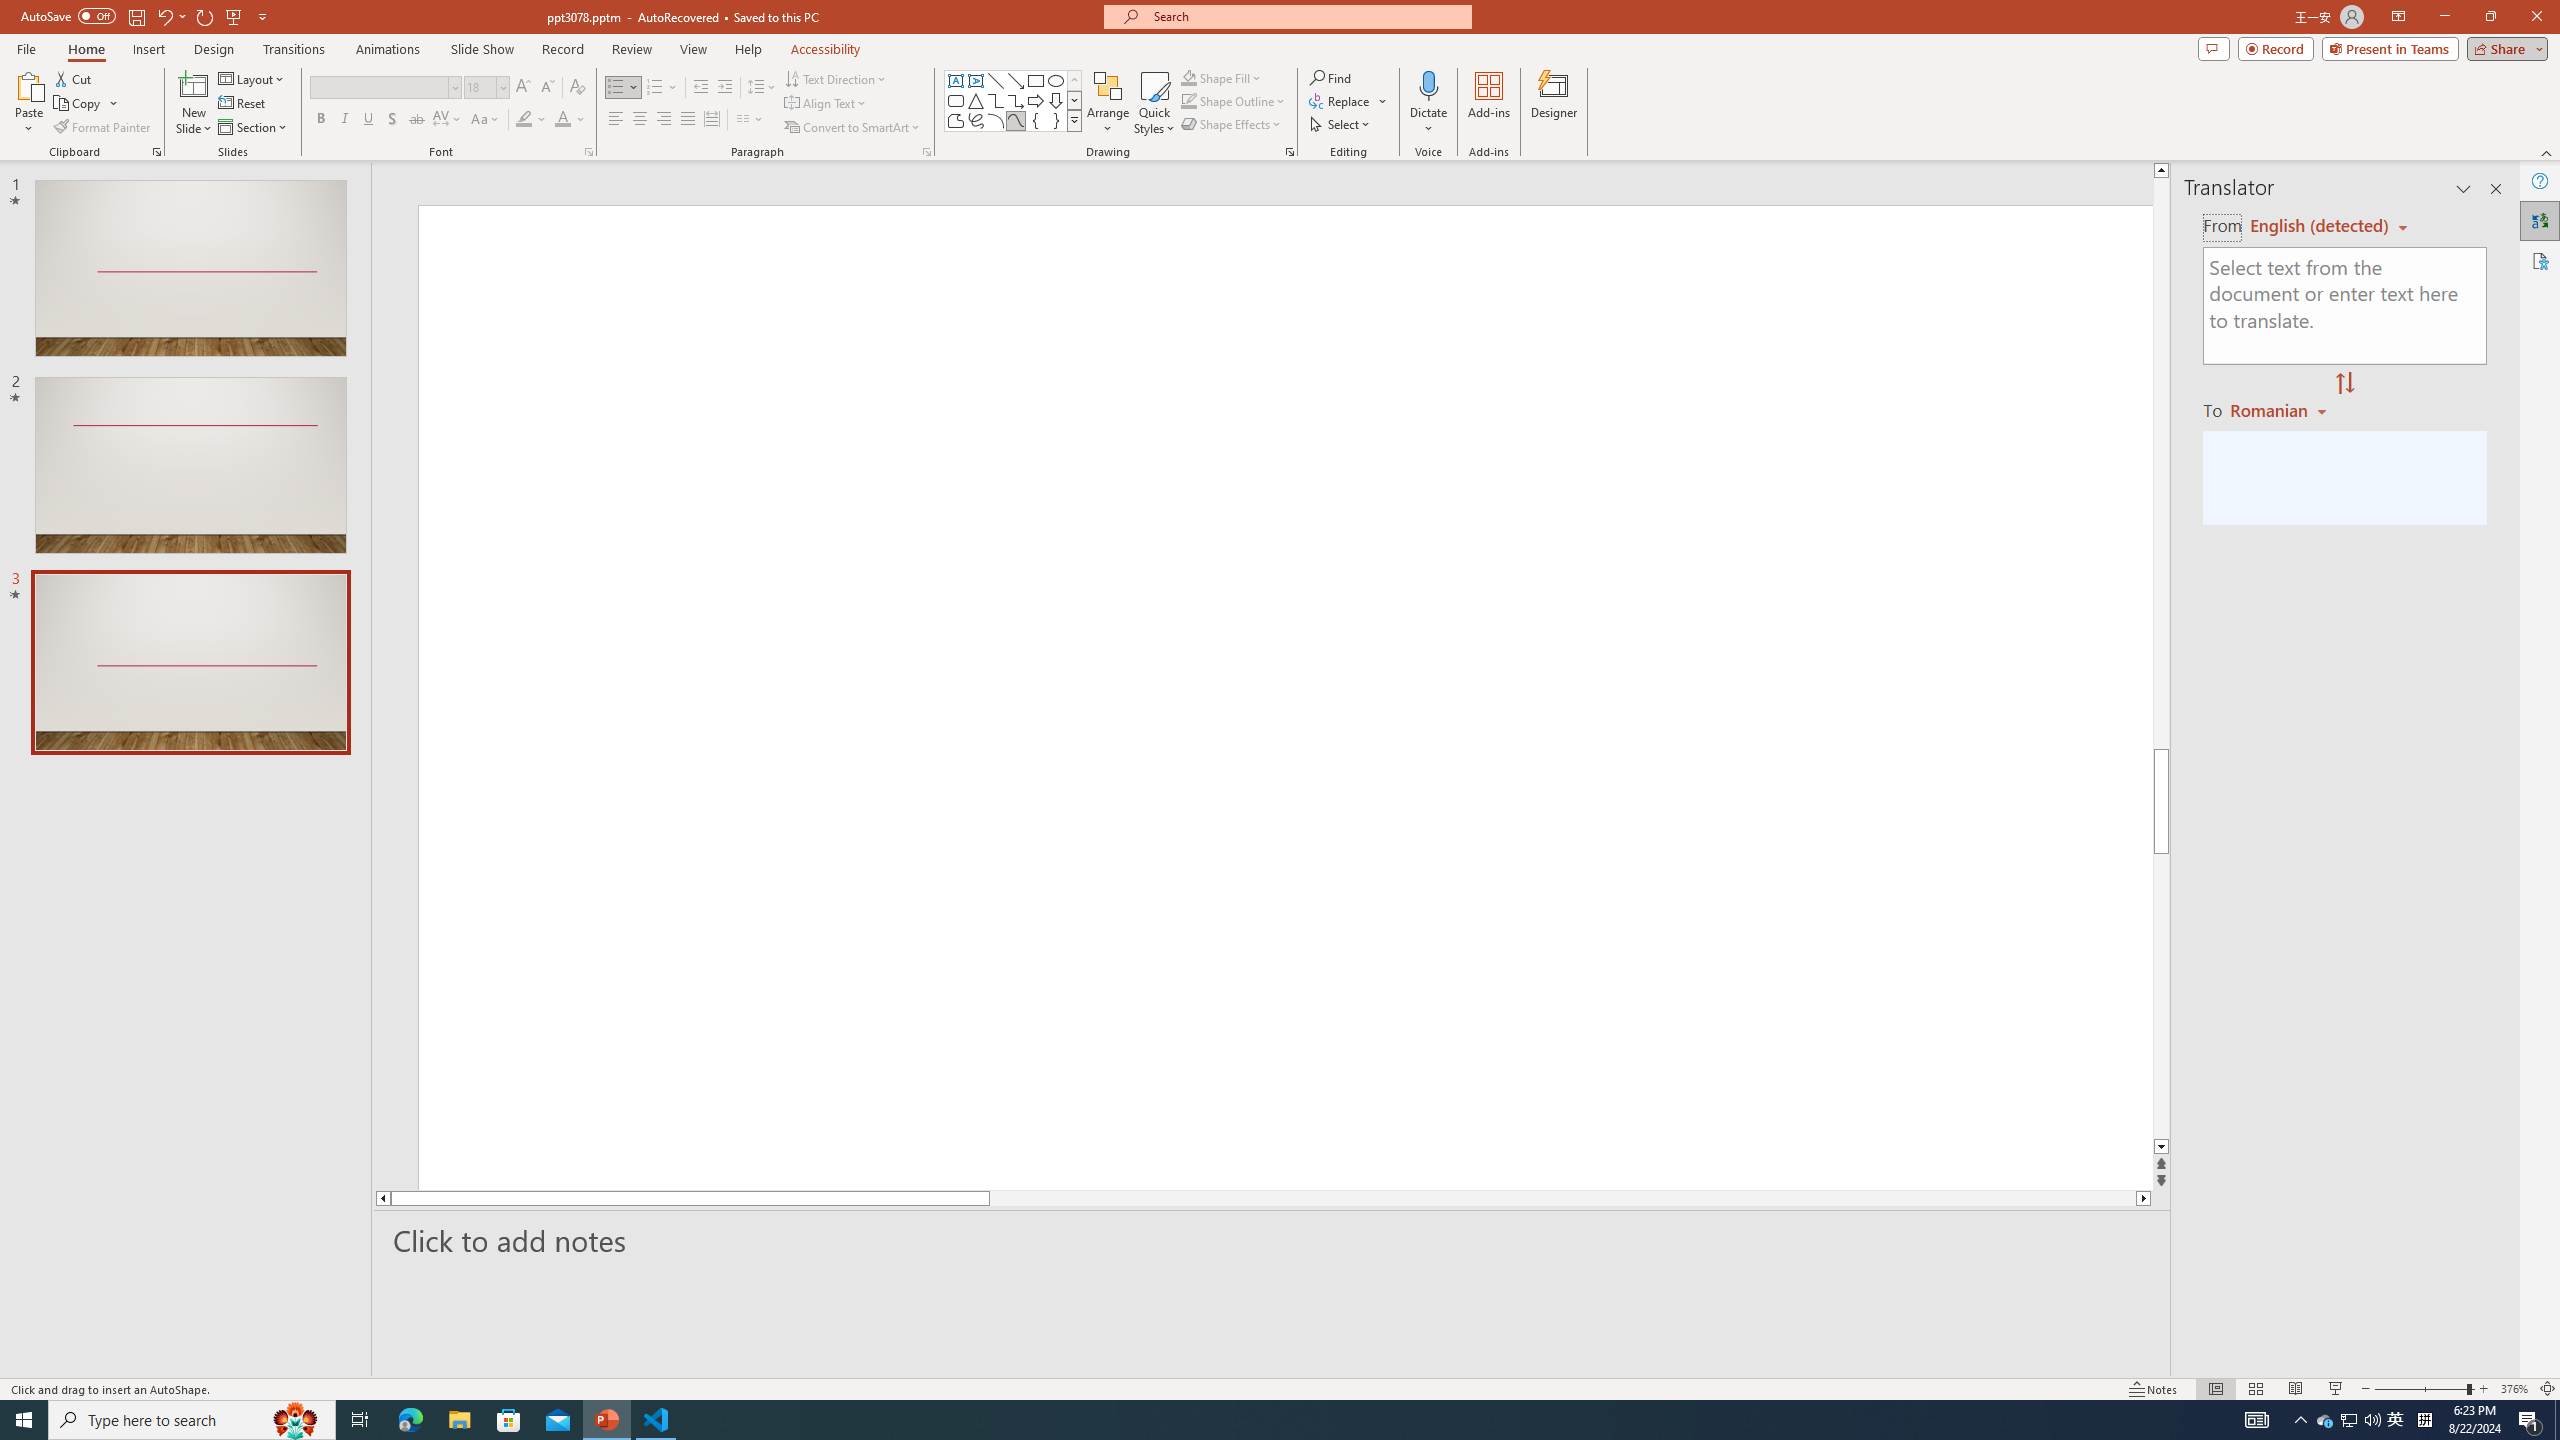  I want to click on 'Swap "from" and "to" languages.', so click(2343, 383).